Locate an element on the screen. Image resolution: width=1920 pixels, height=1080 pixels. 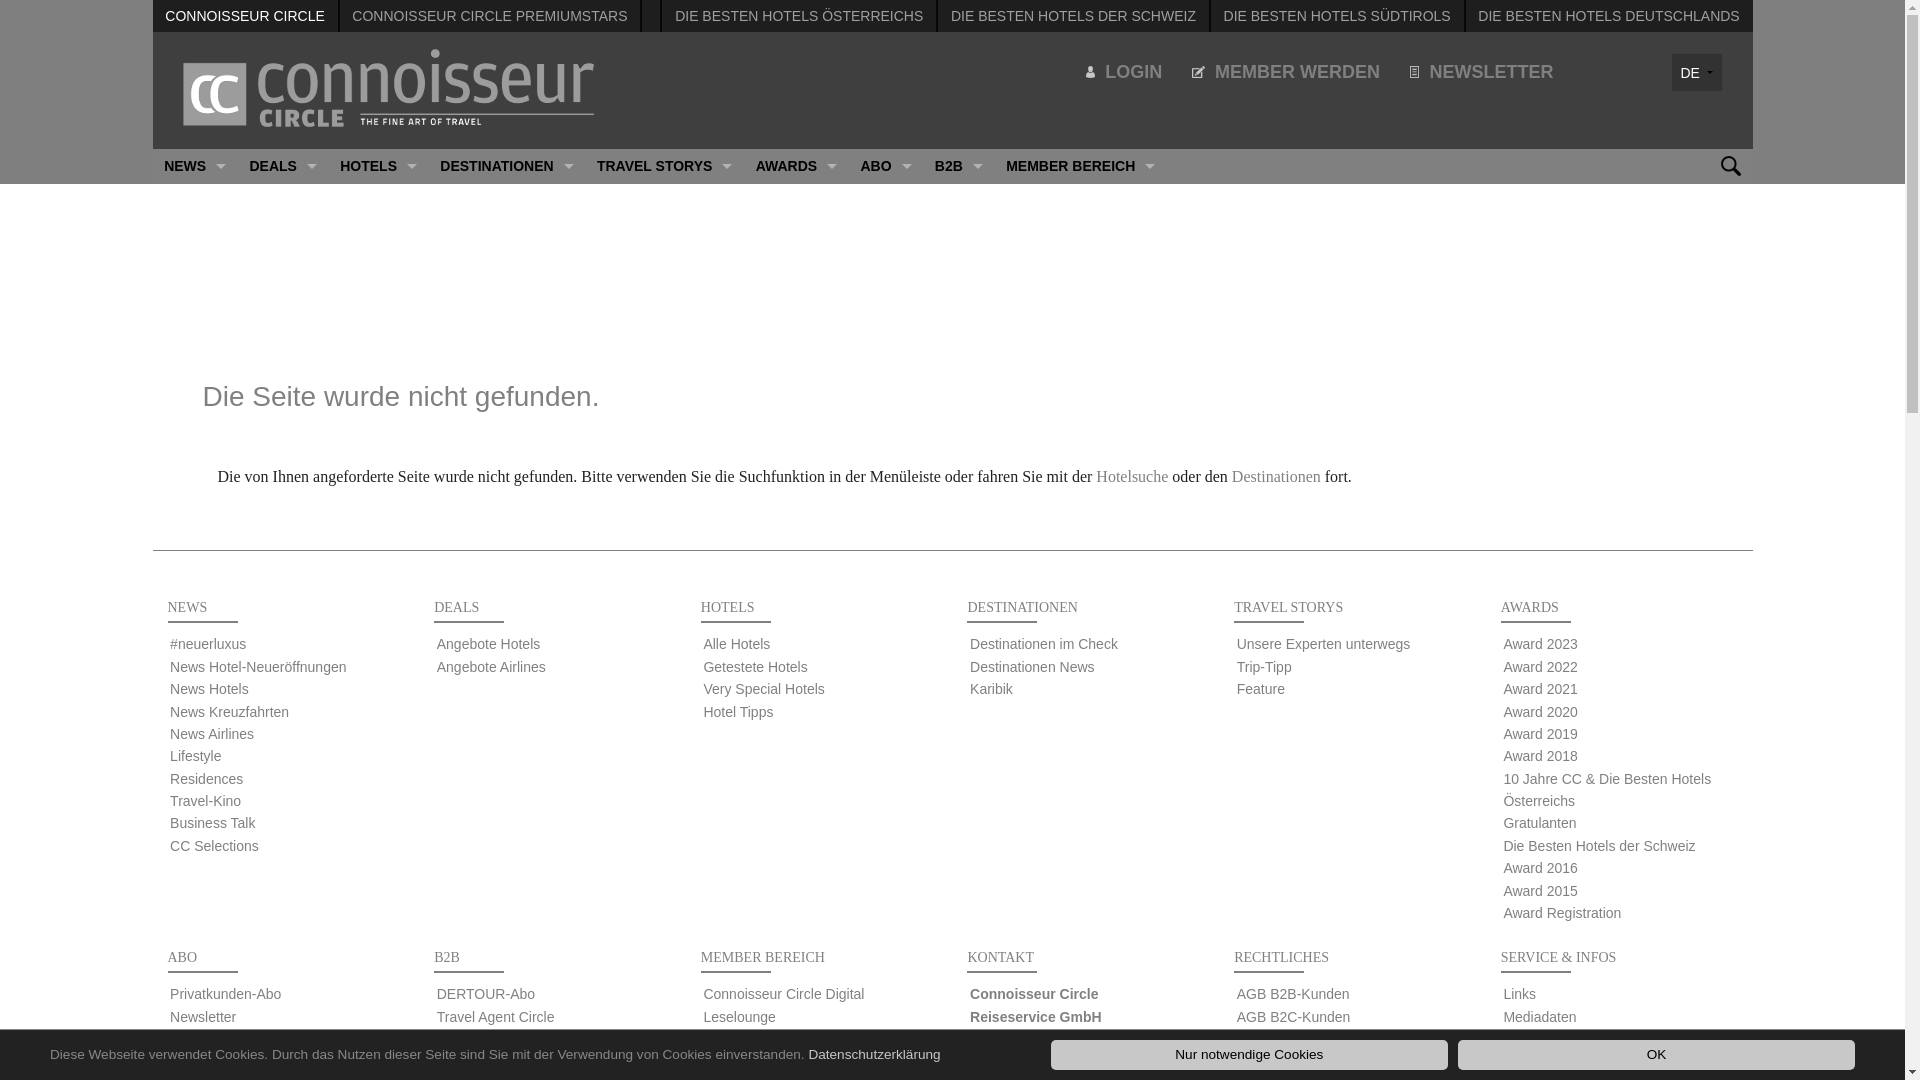
'B2B' is located at coordinates (957, 165).